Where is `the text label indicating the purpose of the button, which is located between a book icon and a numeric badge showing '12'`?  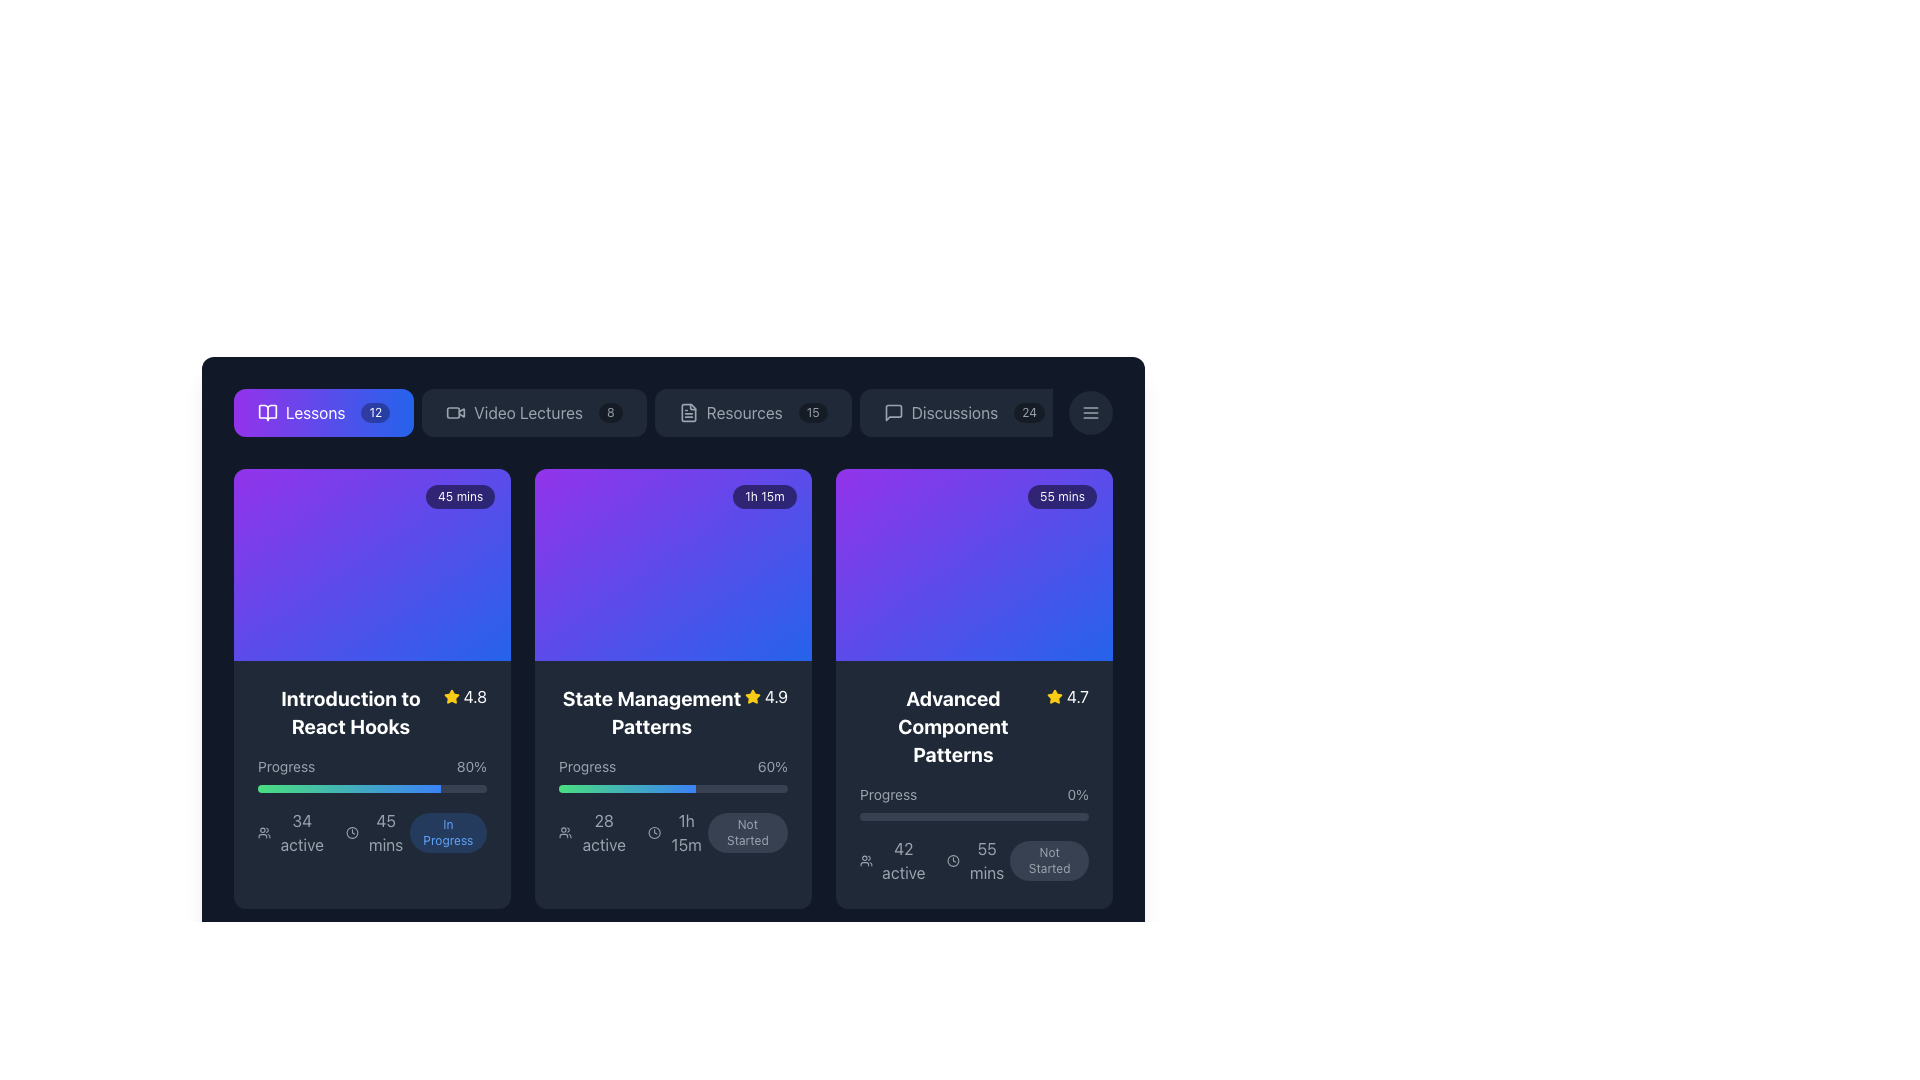
the text label indicating the purpose of the button, which is located between a book icon and a numeric badge showing '12' is located at coordinates (314, 411).